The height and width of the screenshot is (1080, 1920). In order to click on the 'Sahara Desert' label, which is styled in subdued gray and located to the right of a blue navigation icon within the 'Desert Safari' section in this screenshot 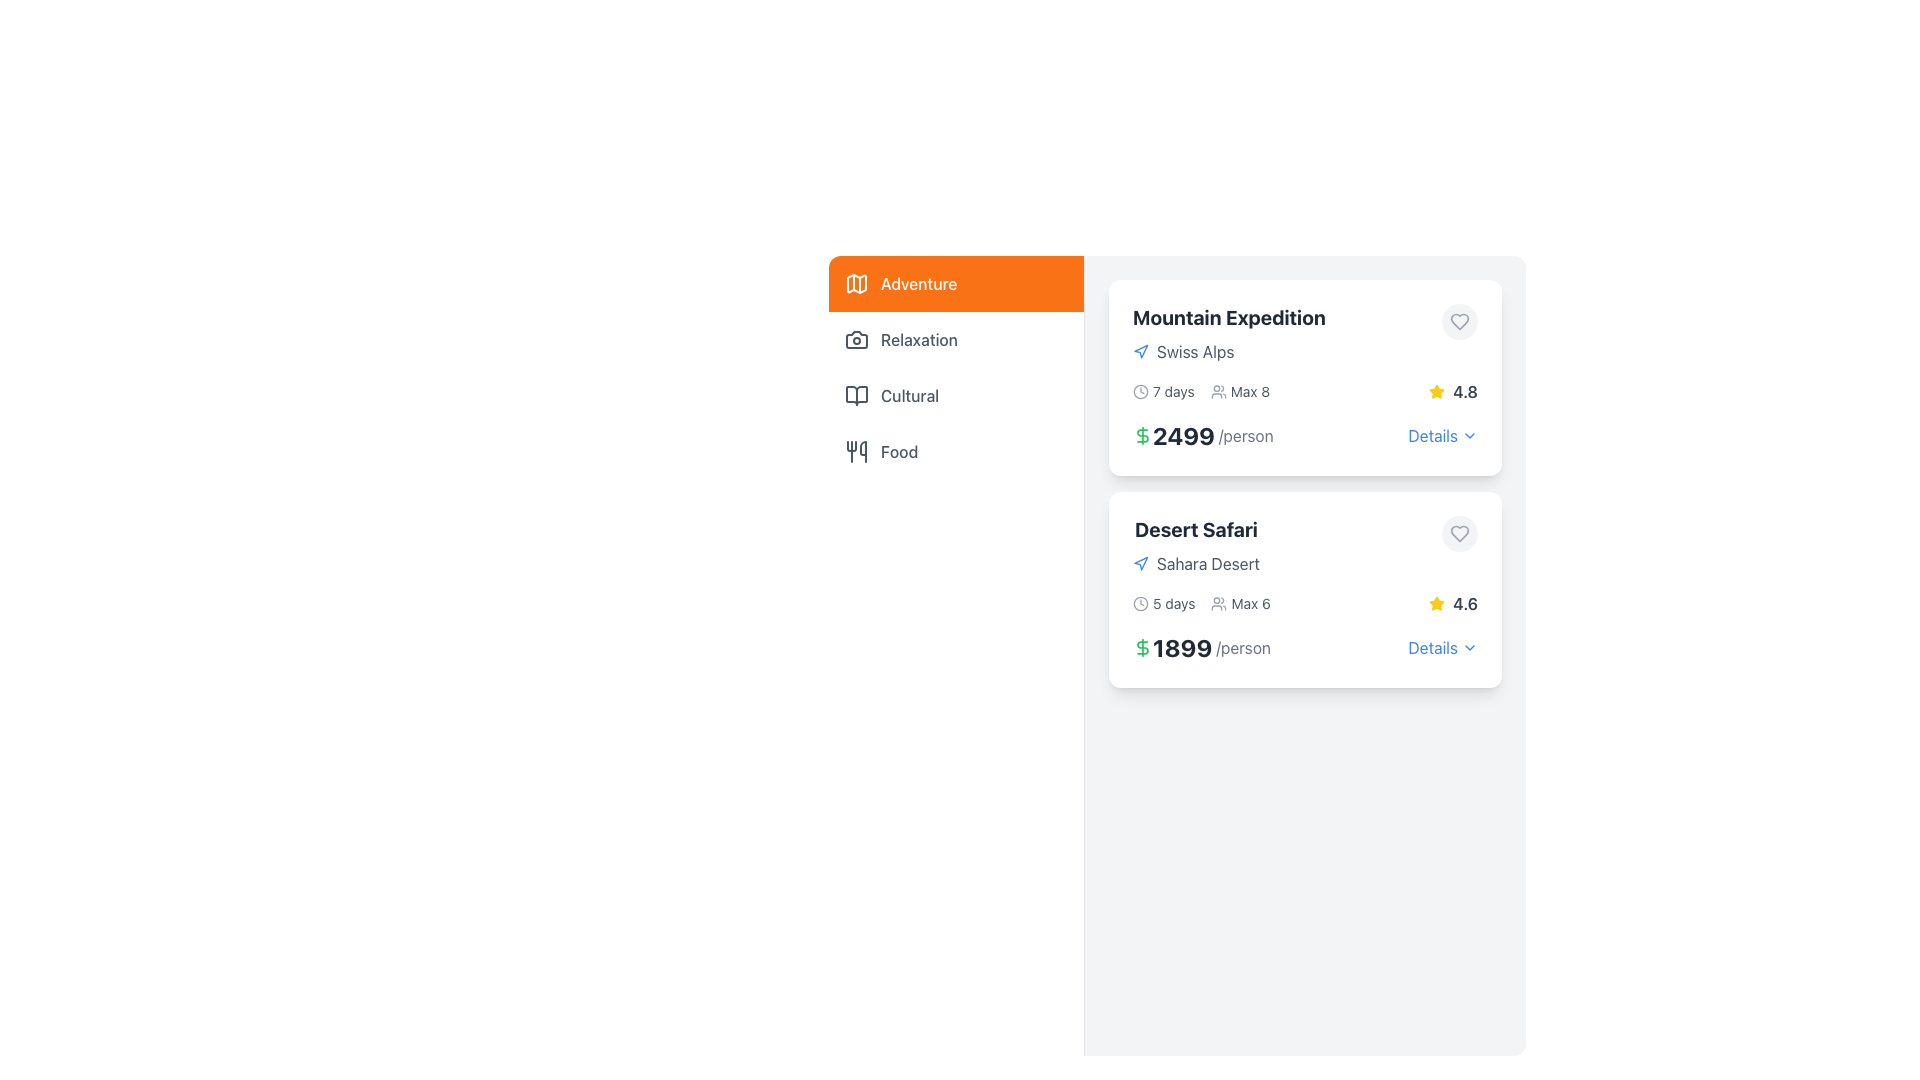, I will do `click(1196, 563)`.